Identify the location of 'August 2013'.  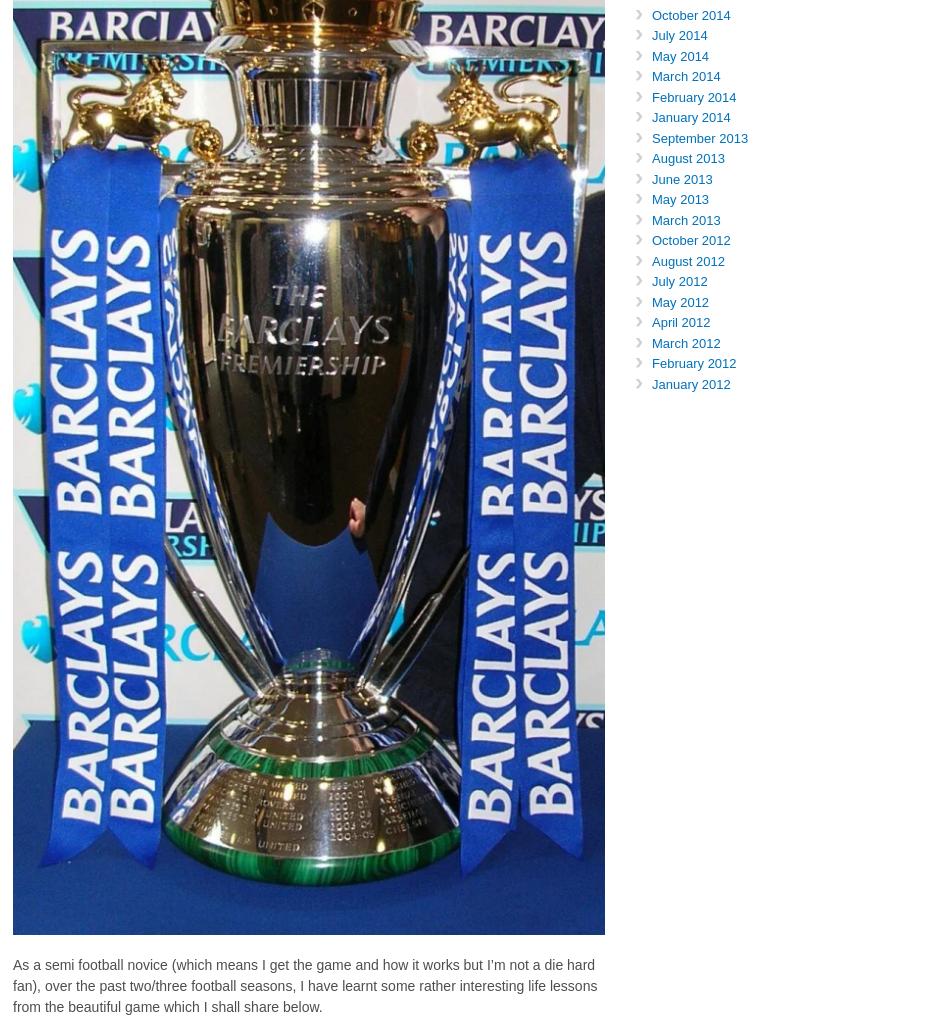
(687, 157).